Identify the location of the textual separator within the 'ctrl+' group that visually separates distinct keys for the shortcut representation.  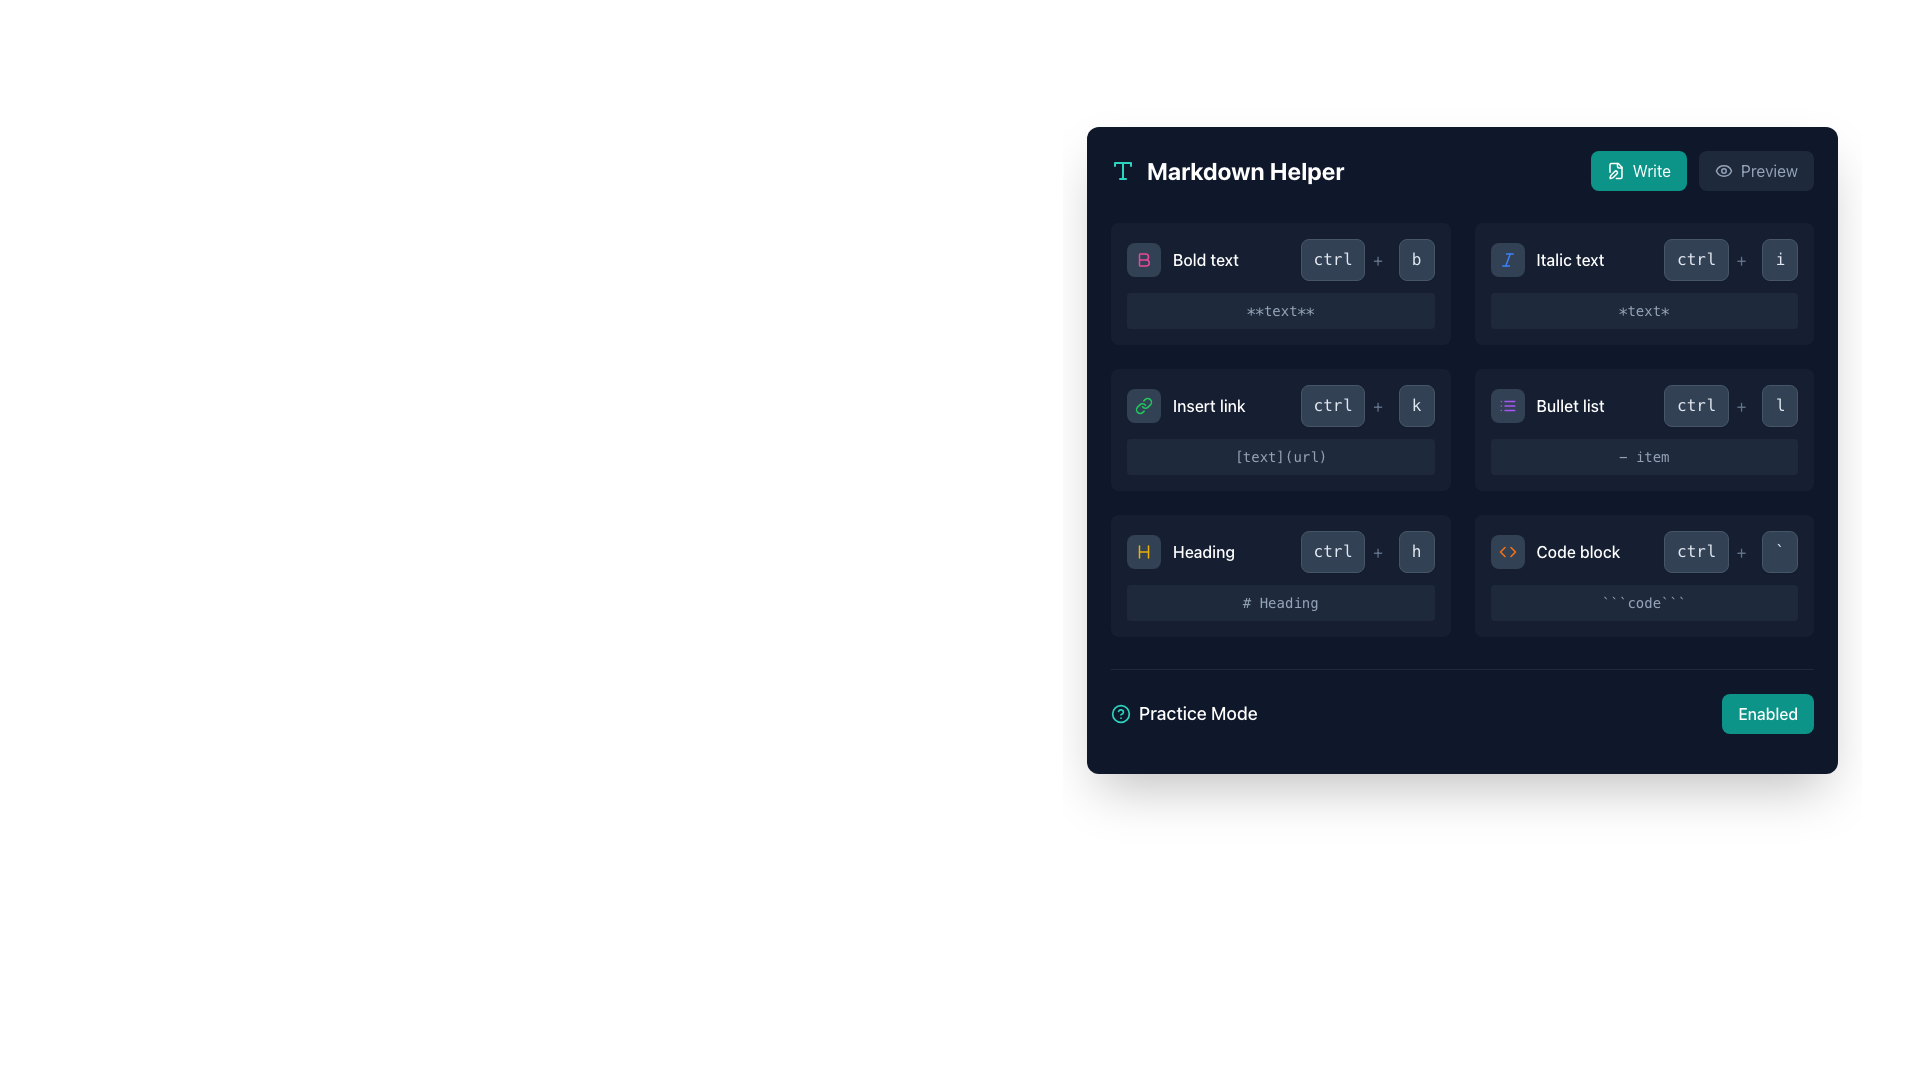
(1376, 258).